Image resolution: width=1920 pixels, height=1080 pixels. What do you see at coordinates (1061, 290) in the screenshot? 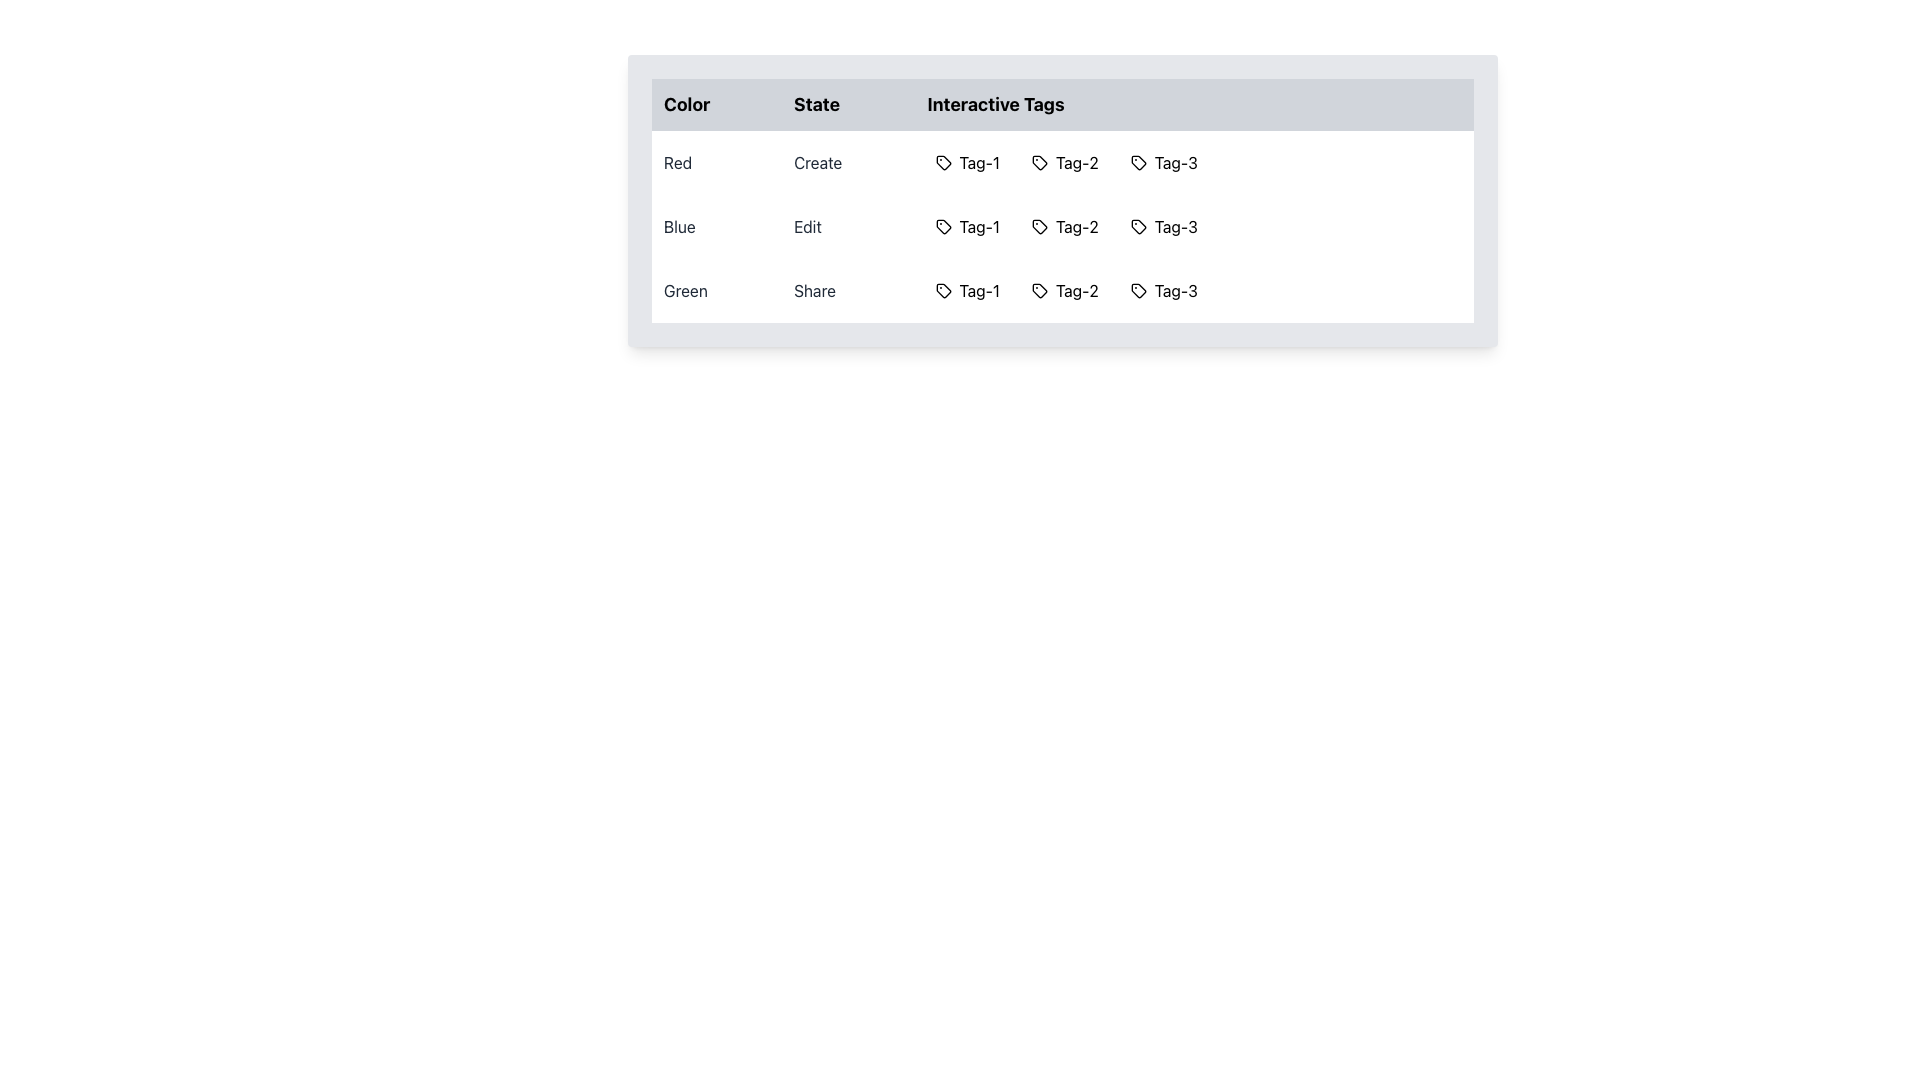
I see `last row of the table containing the text 'Green', 'Share', and tags 'Tag-1', 'Tag-2', and 'Tag-3'` at bounding box center [1061, 290].